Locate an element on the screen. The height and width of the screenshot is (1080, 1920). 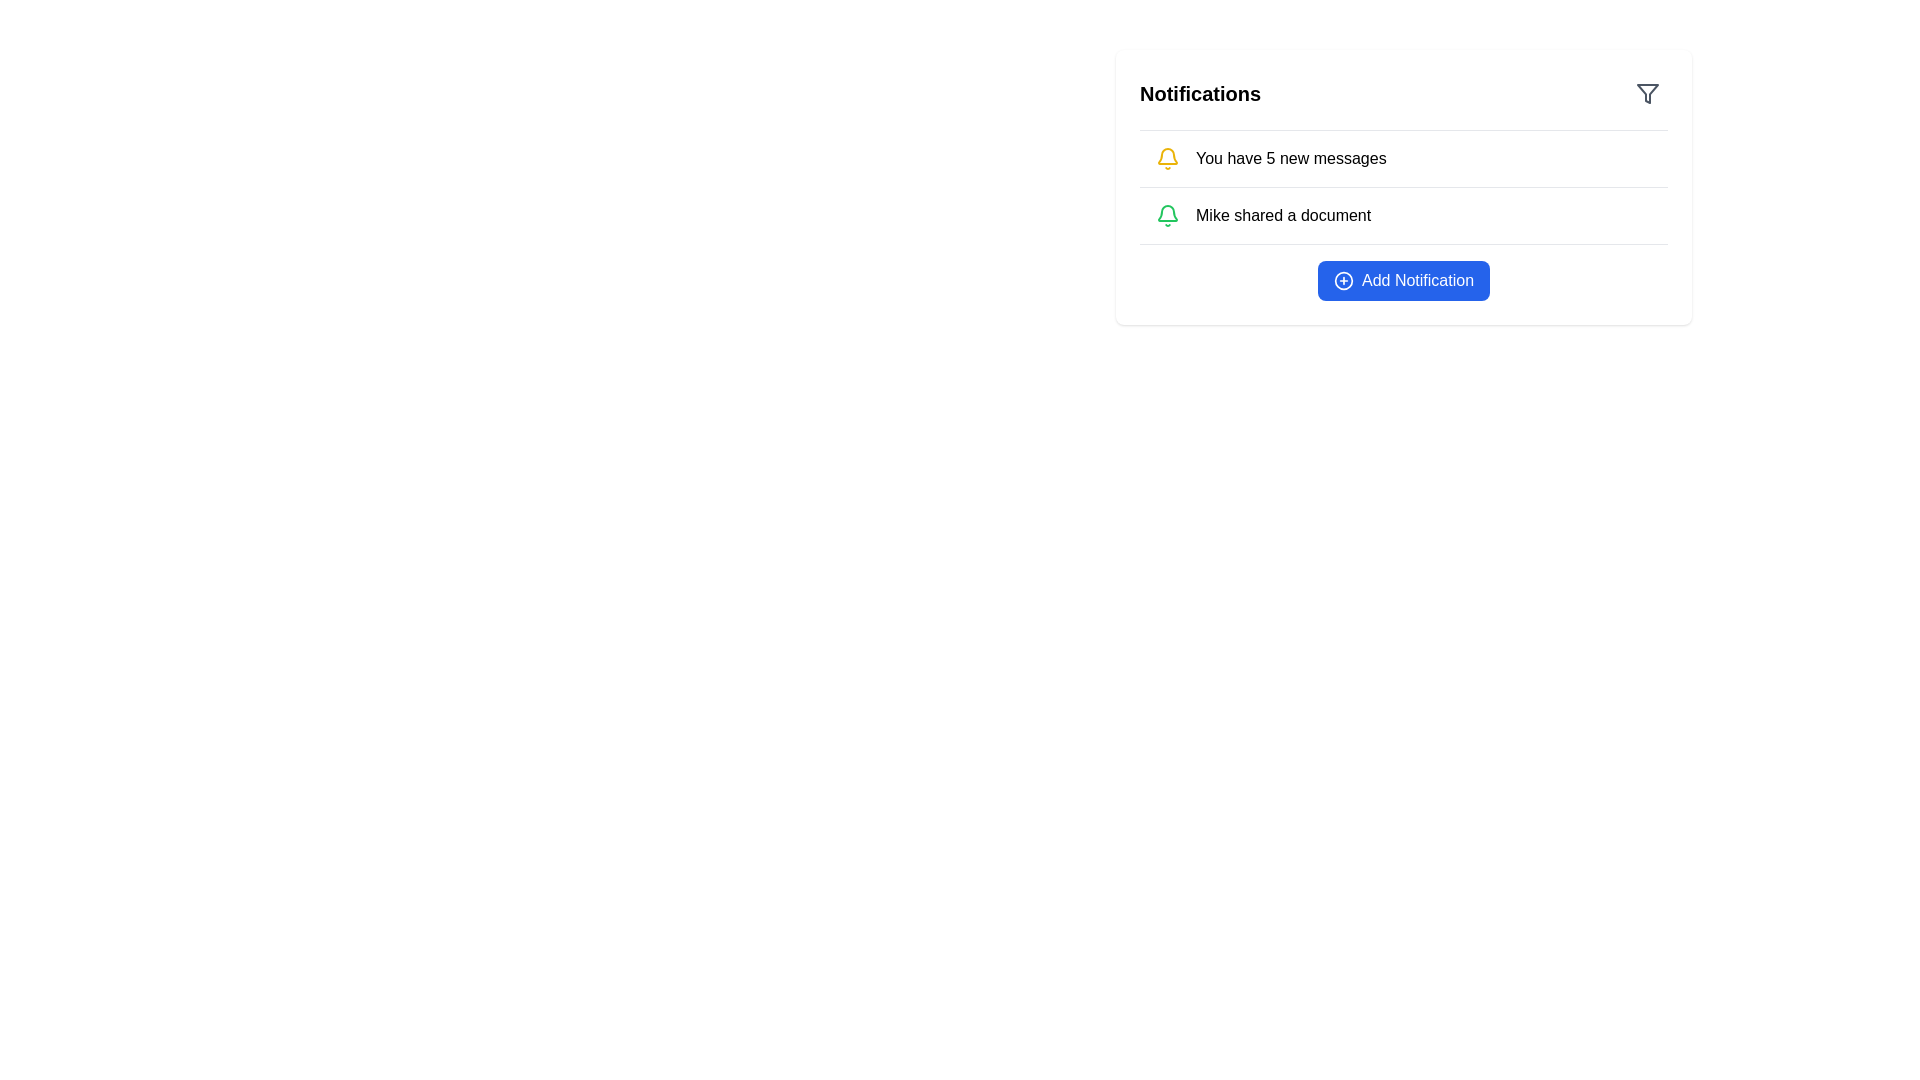
the rectangular button with rounded corners that has a bright blue background and white text reading 'Add Notification', located at the bottom center of the notification card is located at coordinates (1402, 281).